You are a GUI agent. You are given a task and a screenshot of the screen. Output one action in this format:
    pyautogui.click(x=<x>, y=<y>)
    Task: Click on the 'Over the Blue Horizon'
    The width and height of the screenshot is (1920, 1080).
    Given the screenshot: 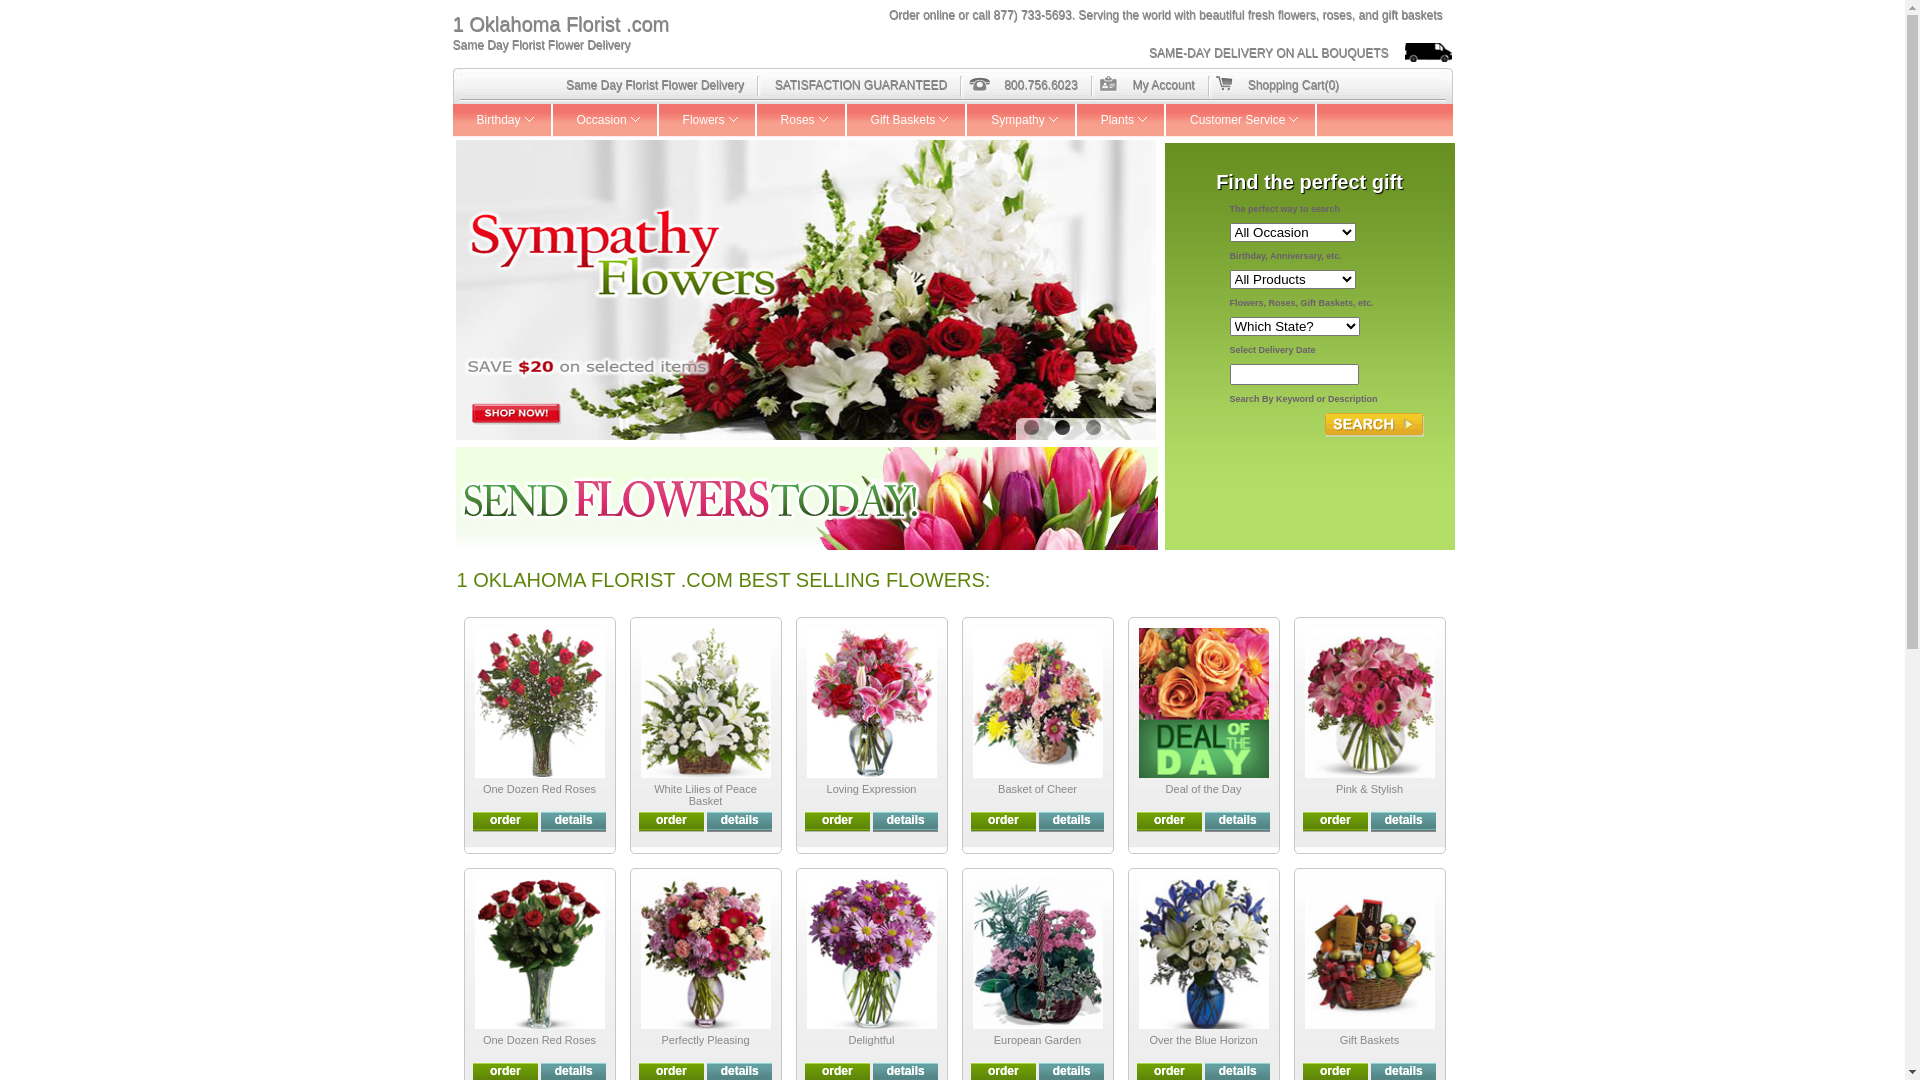 What is the action you would take?
    pyautogui.click(x=1202, y=1039)
    